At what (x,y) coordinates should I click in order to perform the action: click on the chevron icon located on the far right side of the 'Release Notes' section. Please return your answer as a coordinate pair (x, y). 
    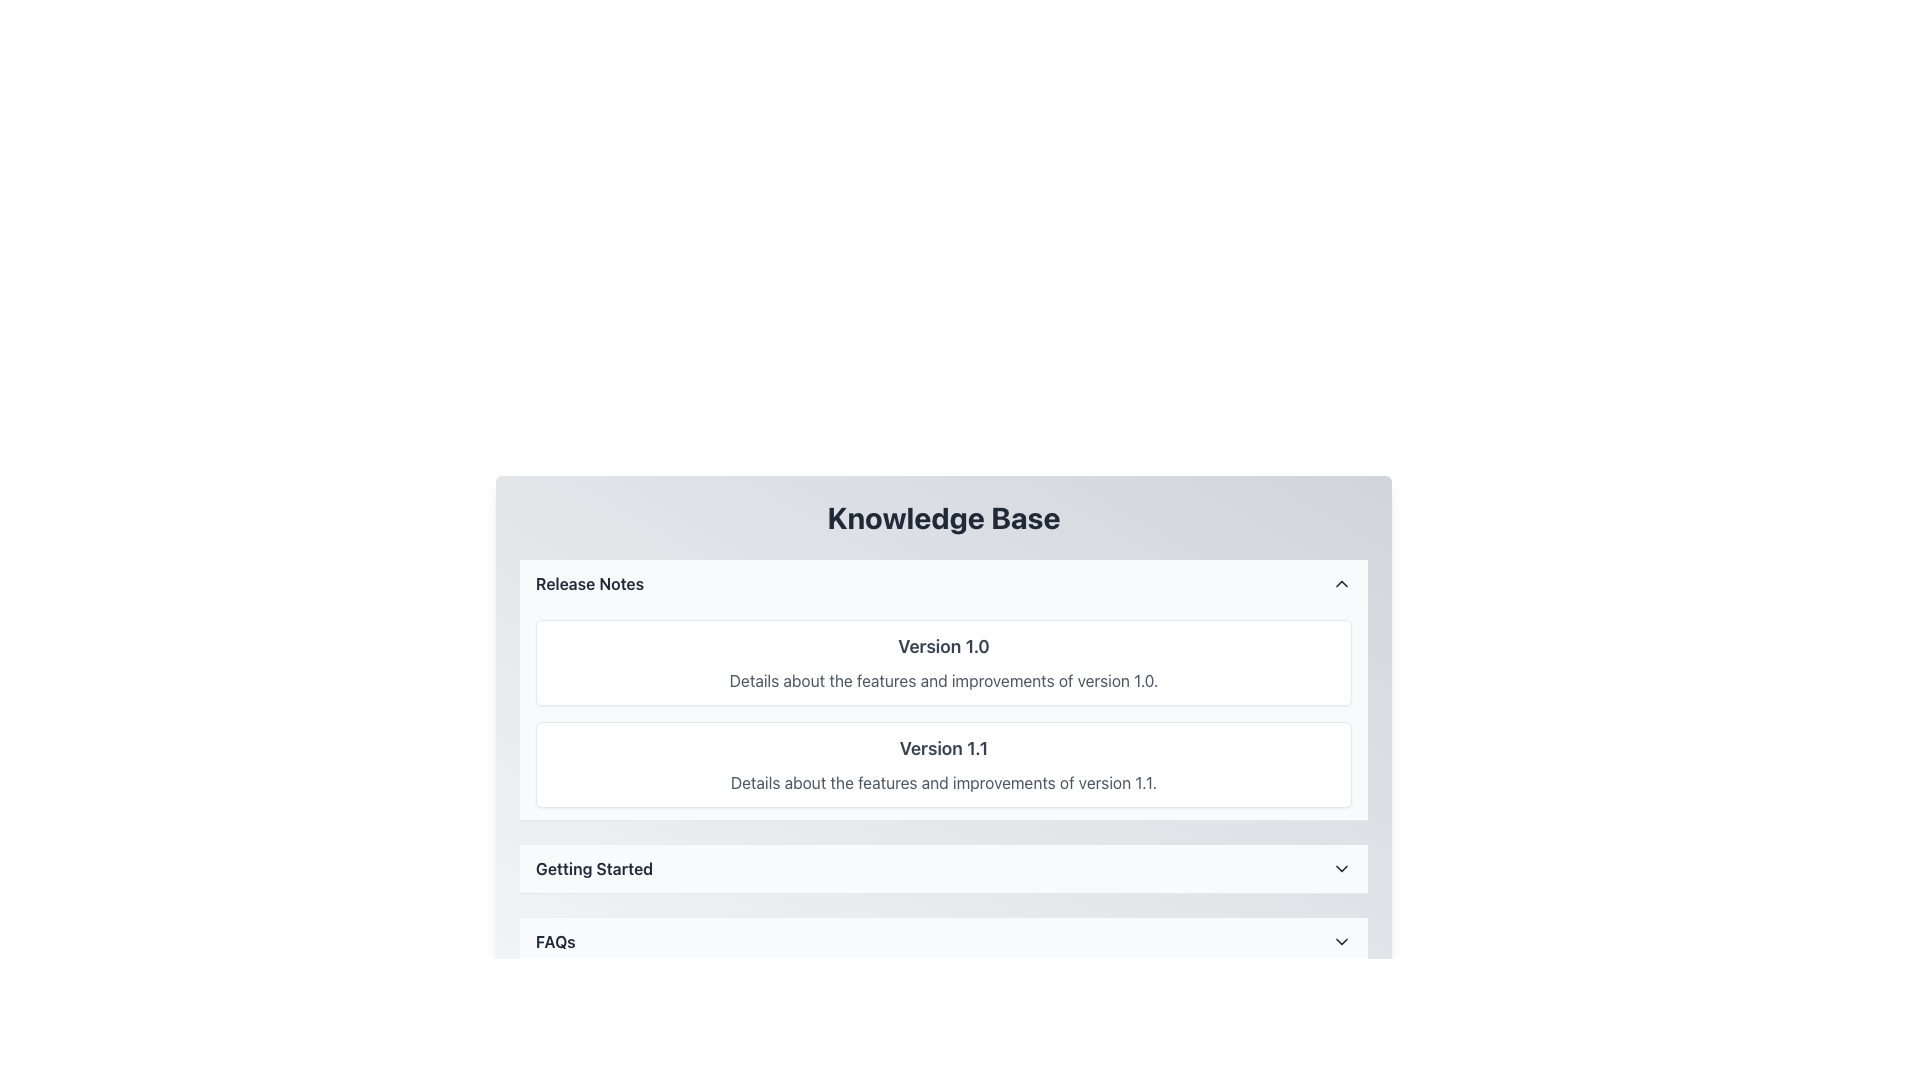
    Looking at the image, I should click on (1342, 583).